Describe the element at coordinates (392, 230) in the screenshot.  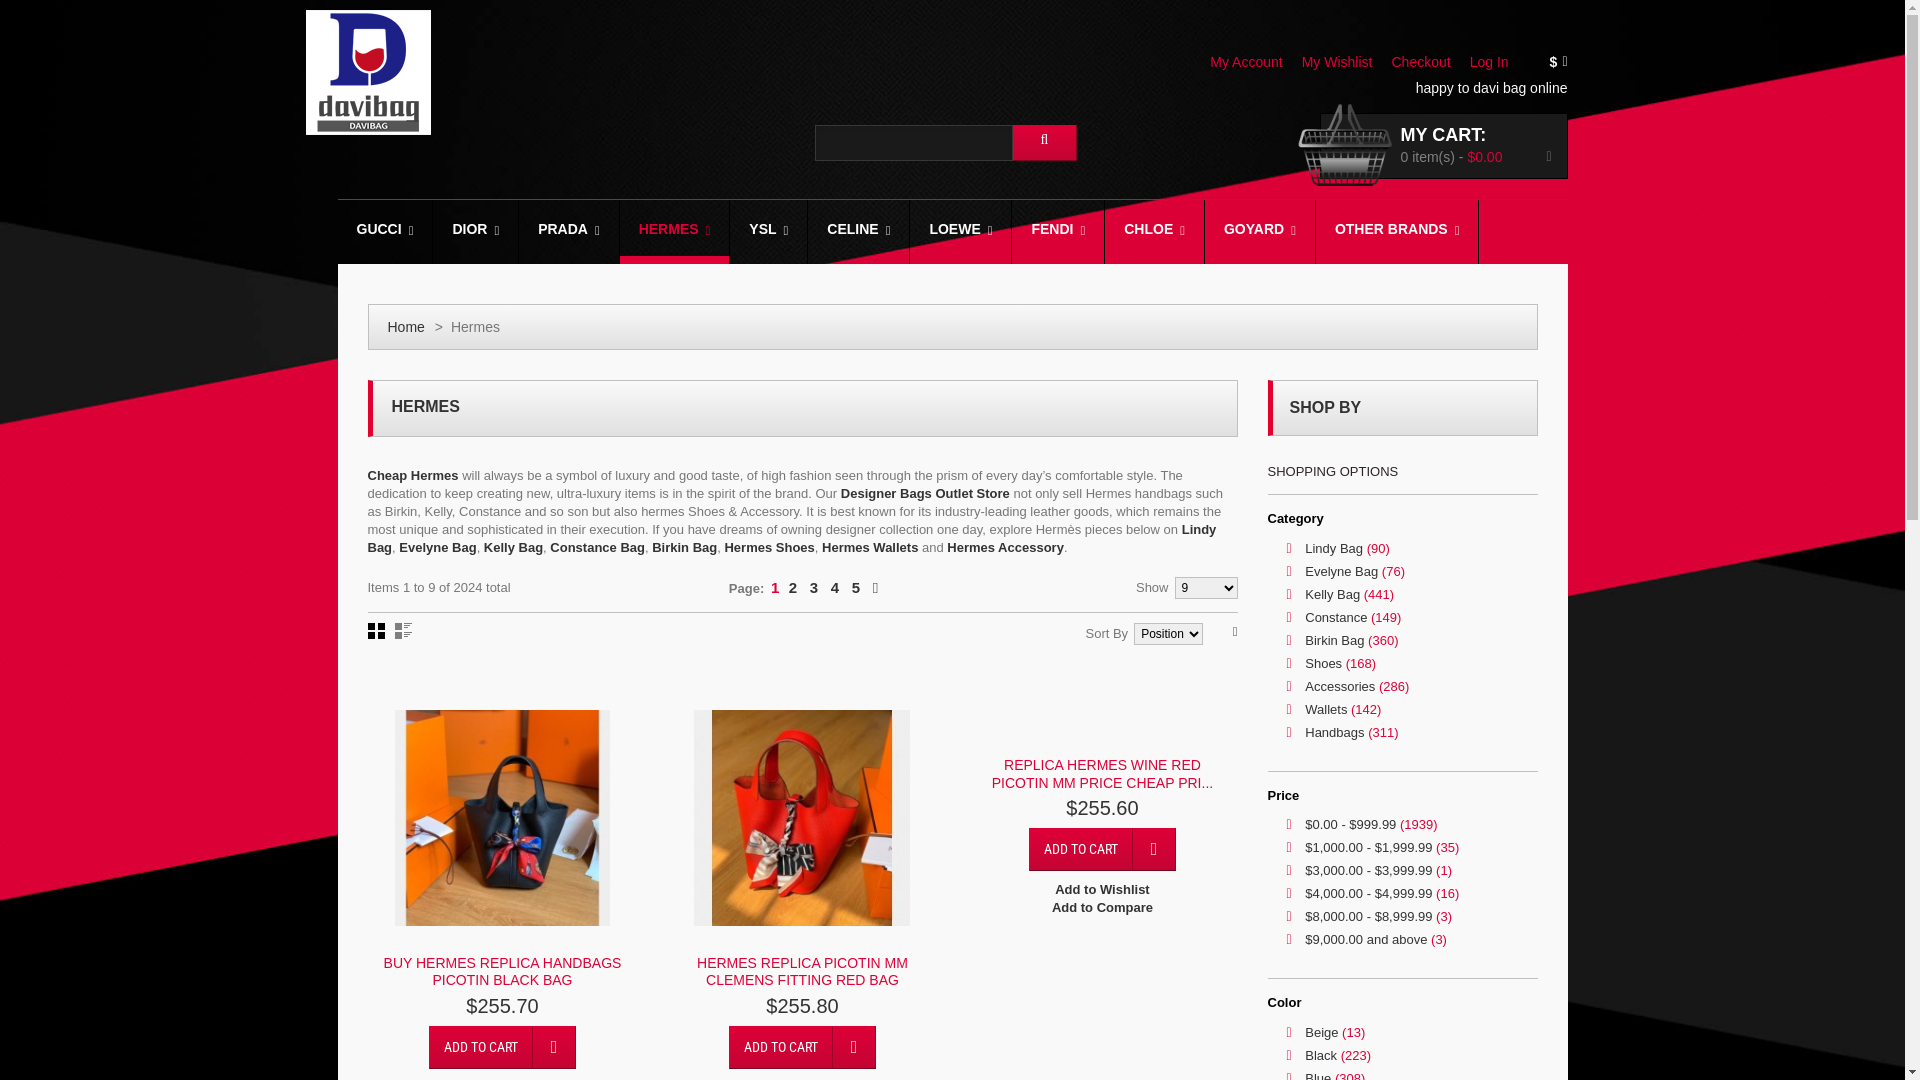
I see `'GUCCI'` at that location.